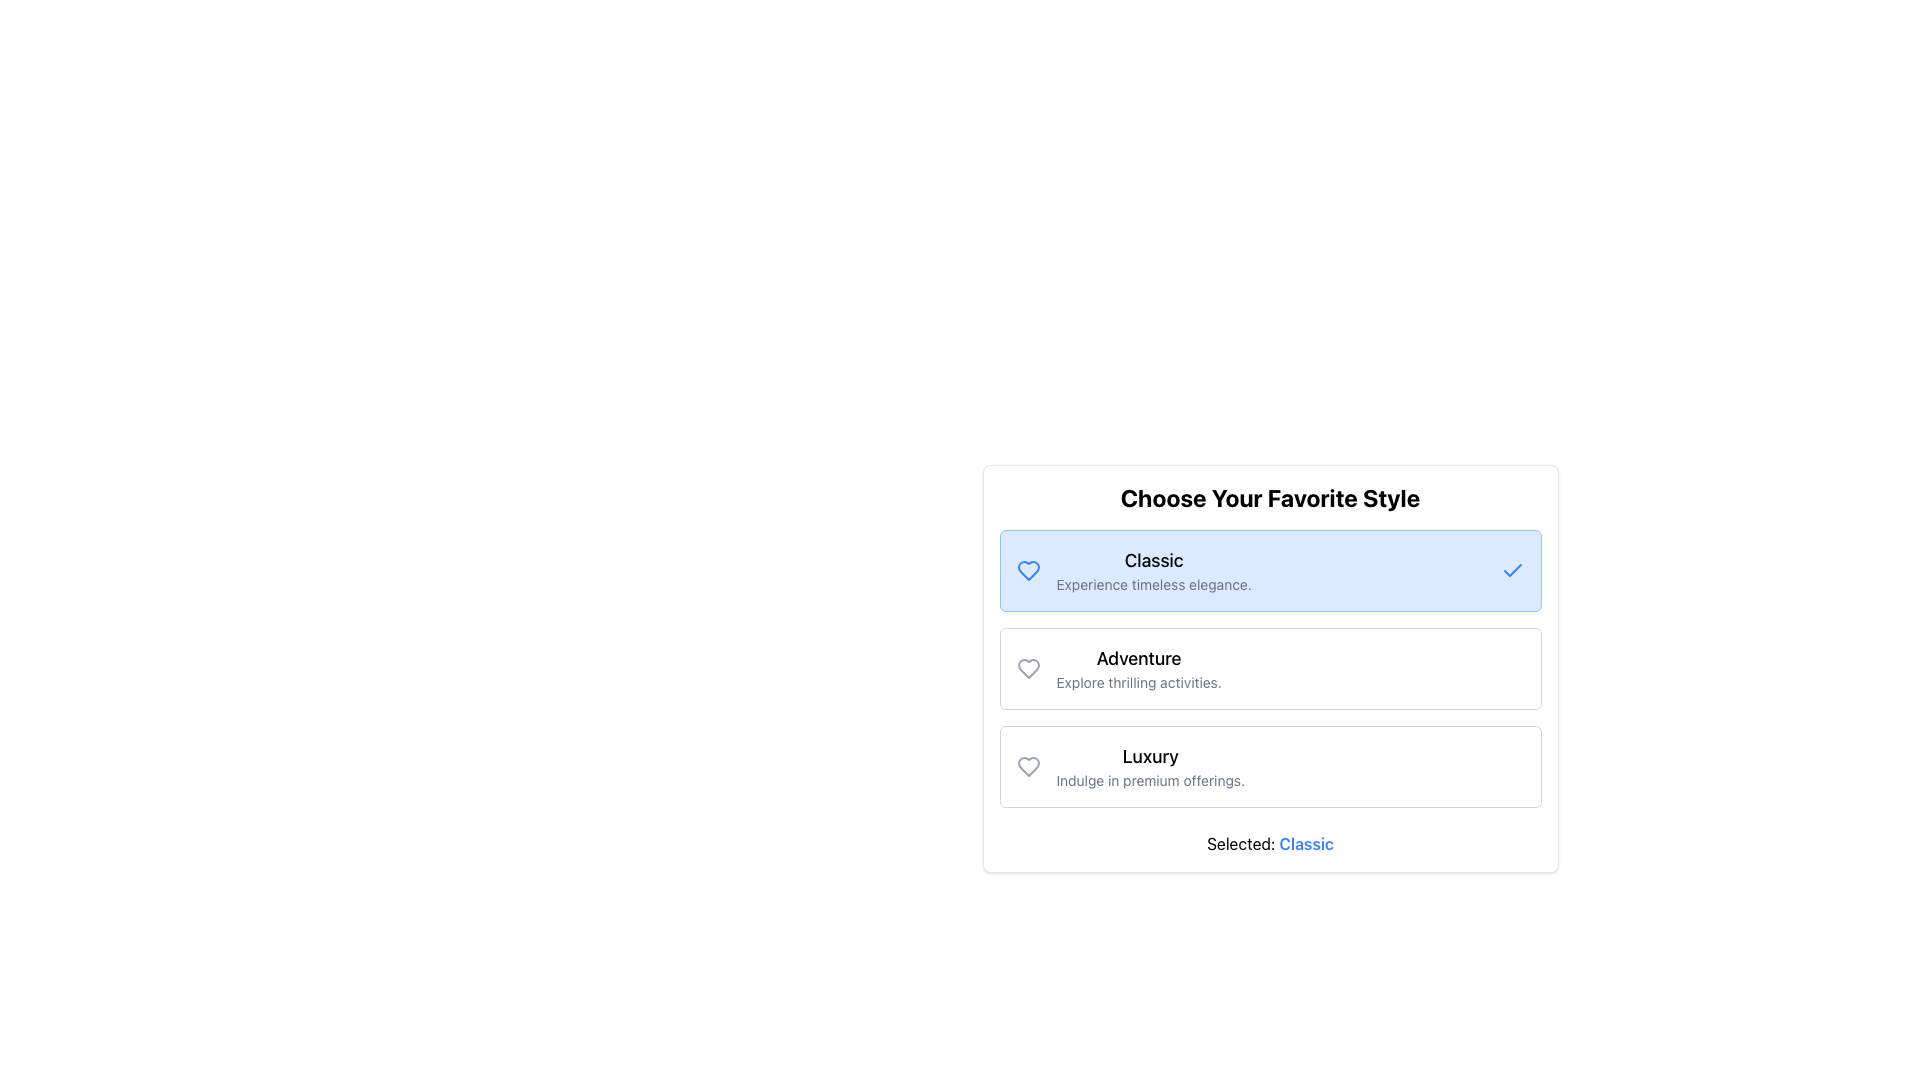 This screenshot has height=1080, width=1920. What do you see at coordinates (1139, 681) in the screenshot?
I see `the subtitle text located directly below the main title 'Adventure' in the 'Adventure' card option to check for a tooltip` at bounding box center [1139, 681].